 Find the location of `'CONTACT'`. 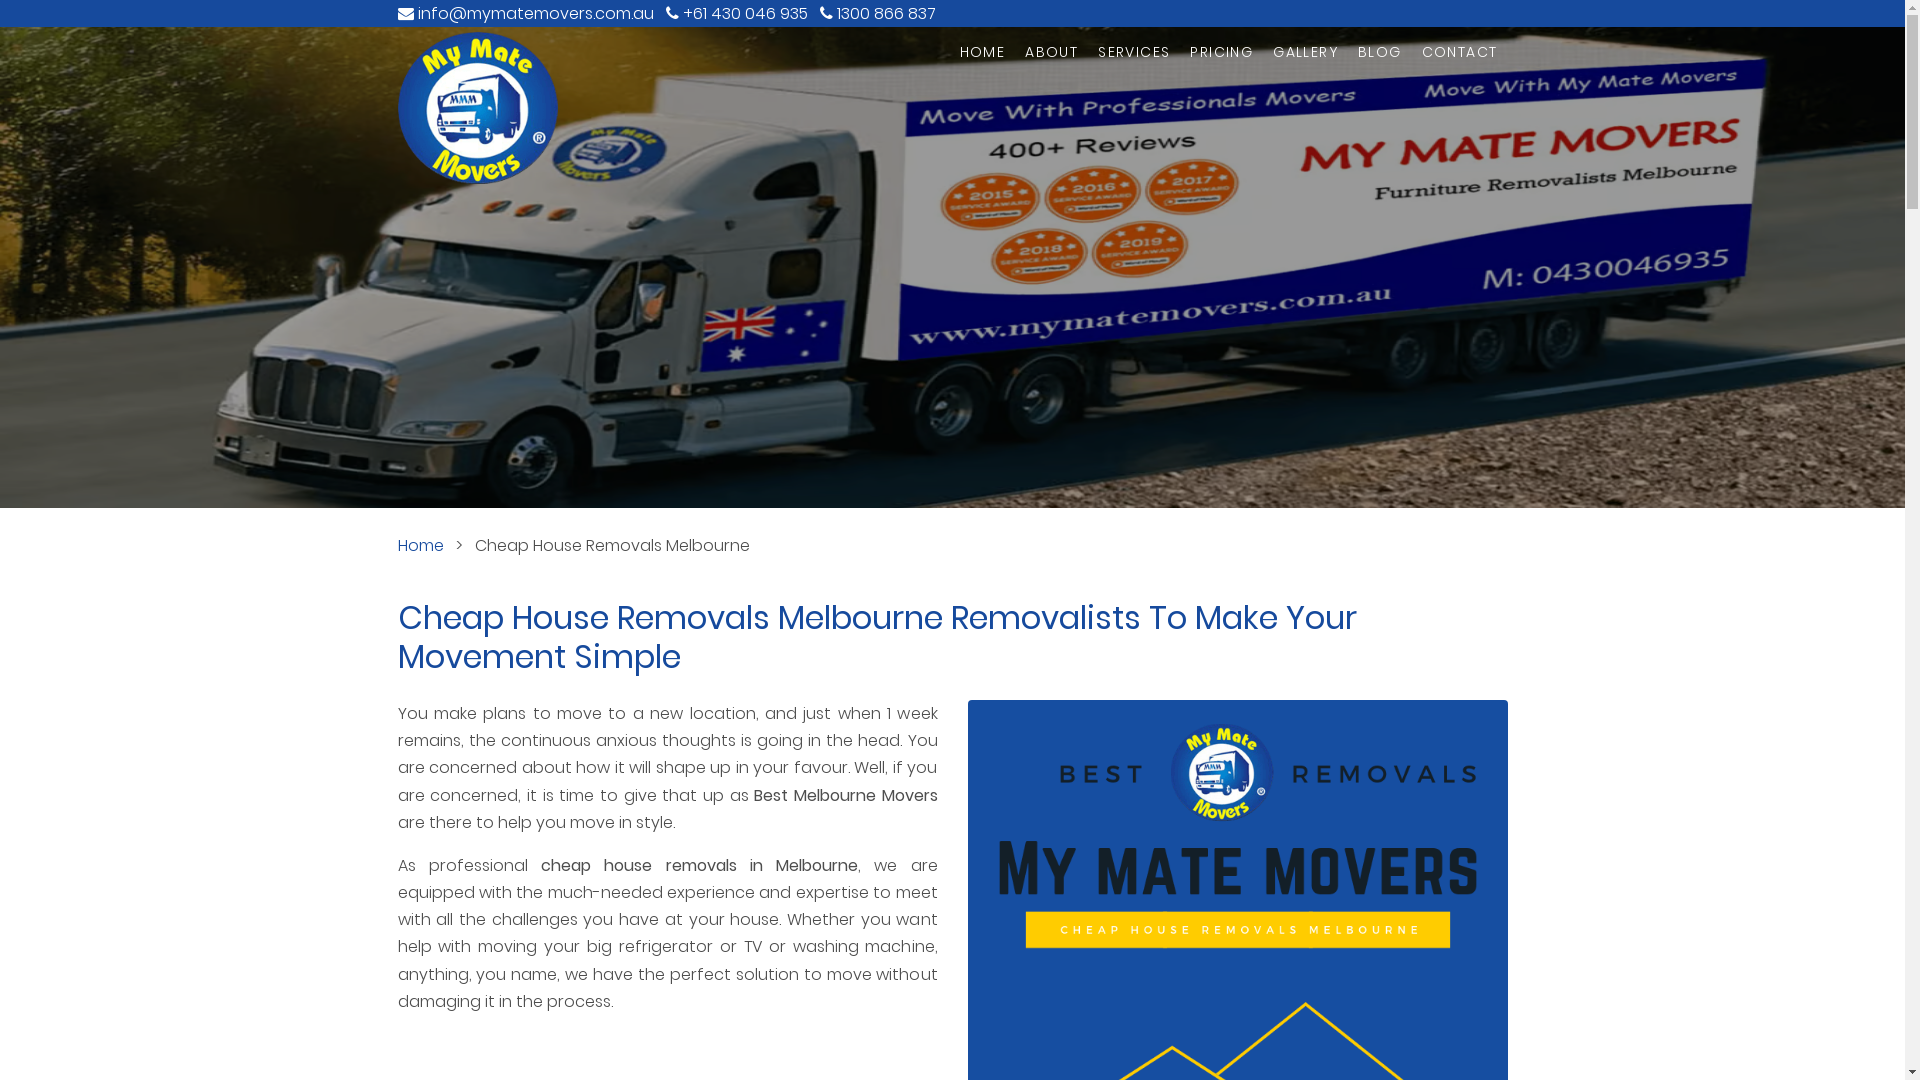

'CONTACT' is located at coordinates (1459, 50).